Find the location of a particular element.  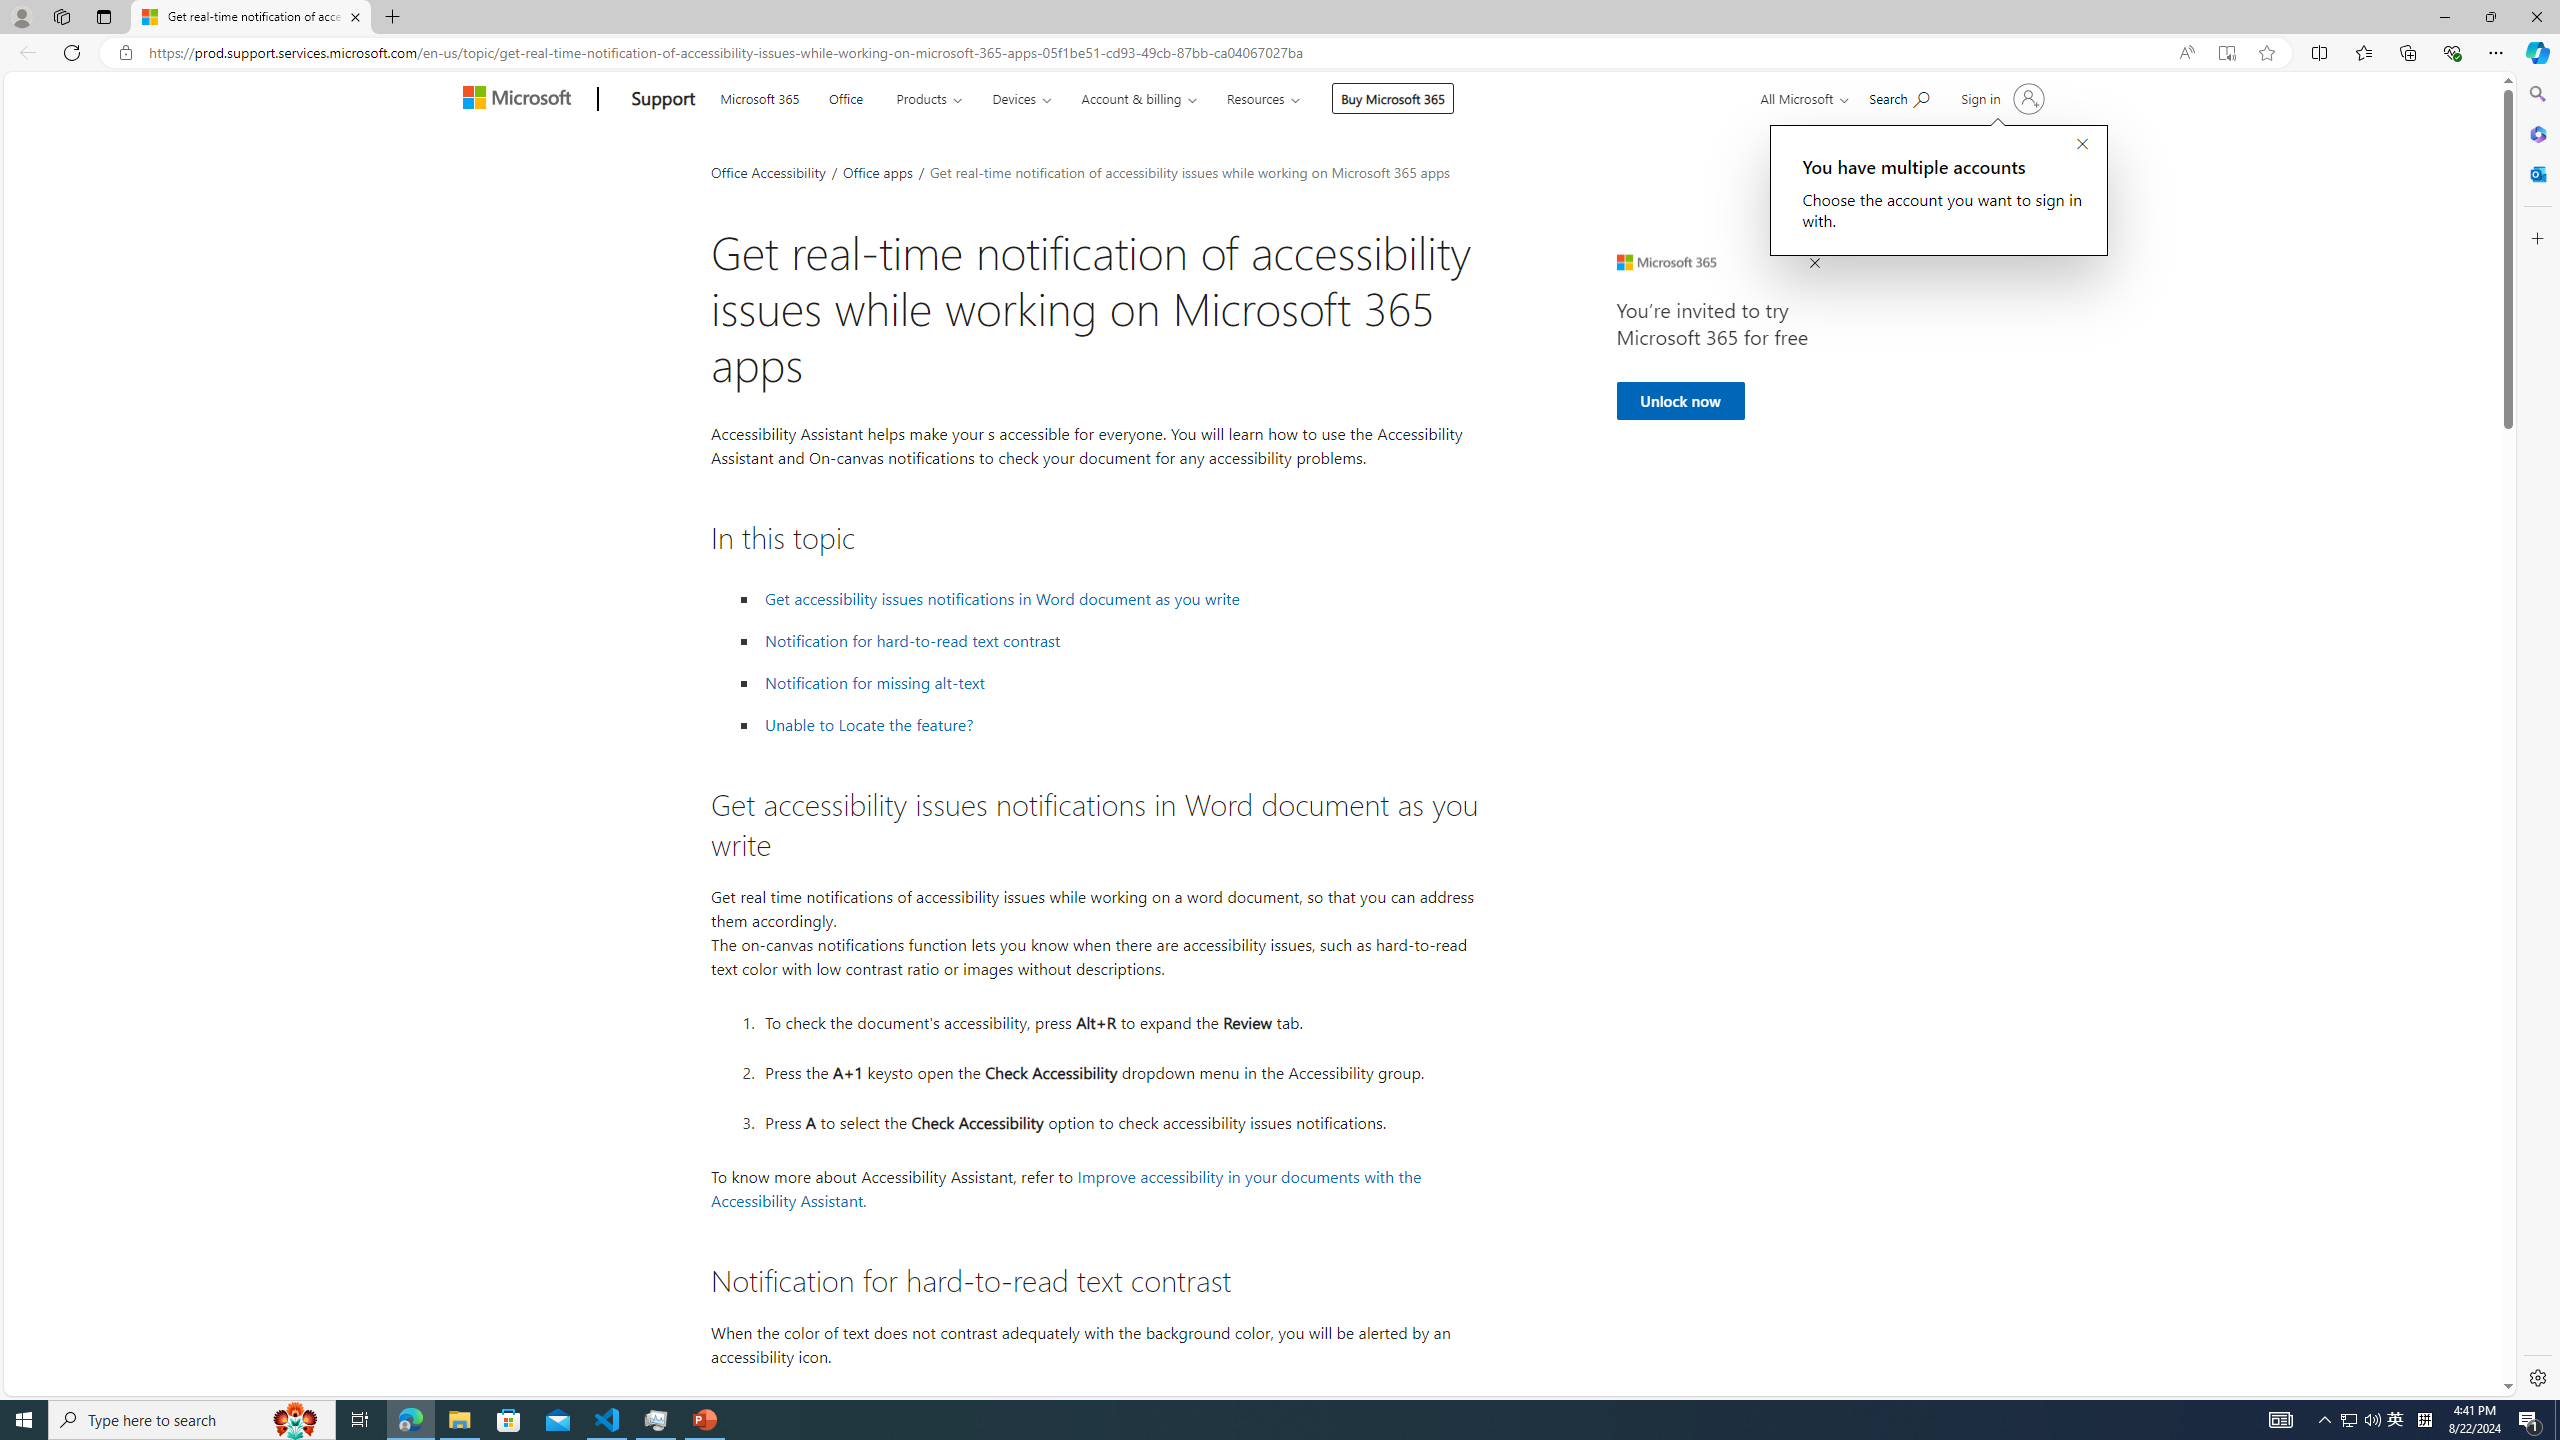

'Split screen' is located at coordinates (2319, 51).